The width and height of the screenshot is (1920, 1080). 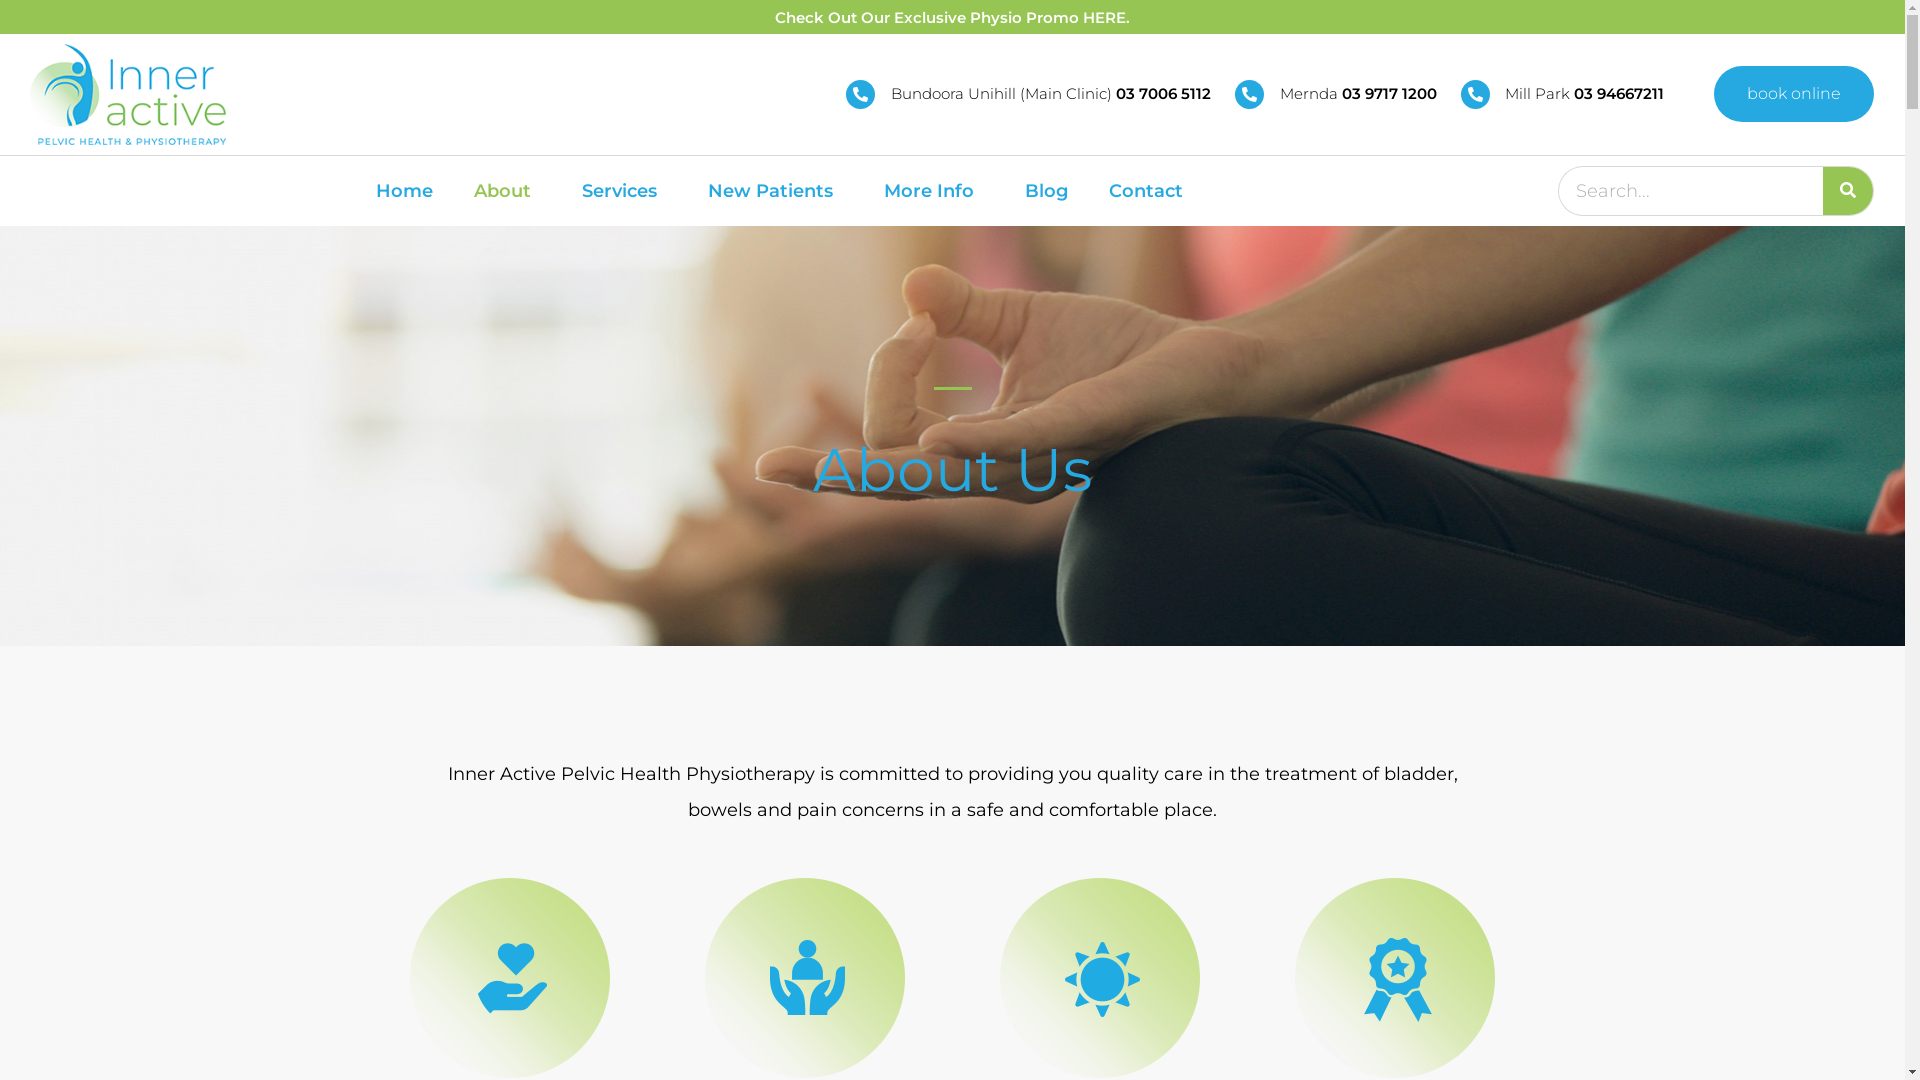 I want to click on 'Home', so click(x=360, y=191).